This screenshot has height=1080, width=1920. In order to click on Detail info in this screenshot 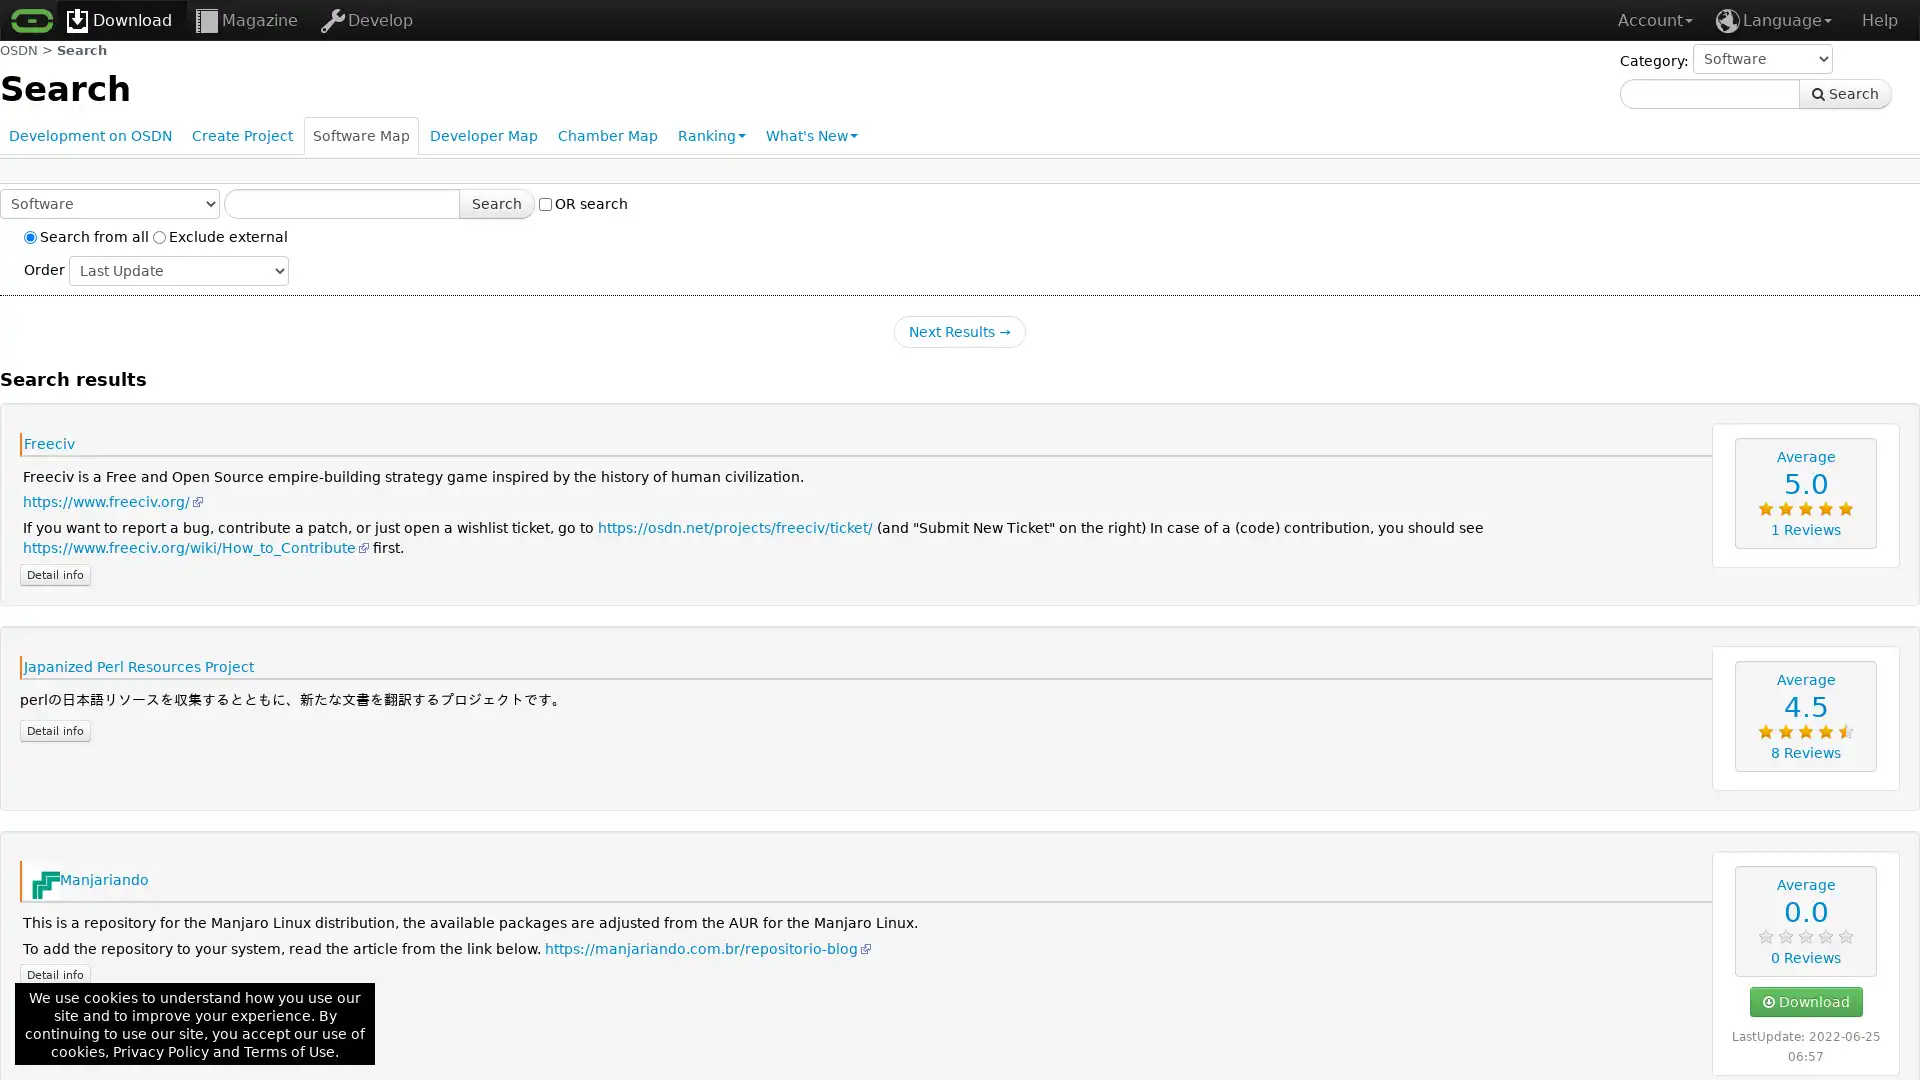, I will do `click(55, 729)`.